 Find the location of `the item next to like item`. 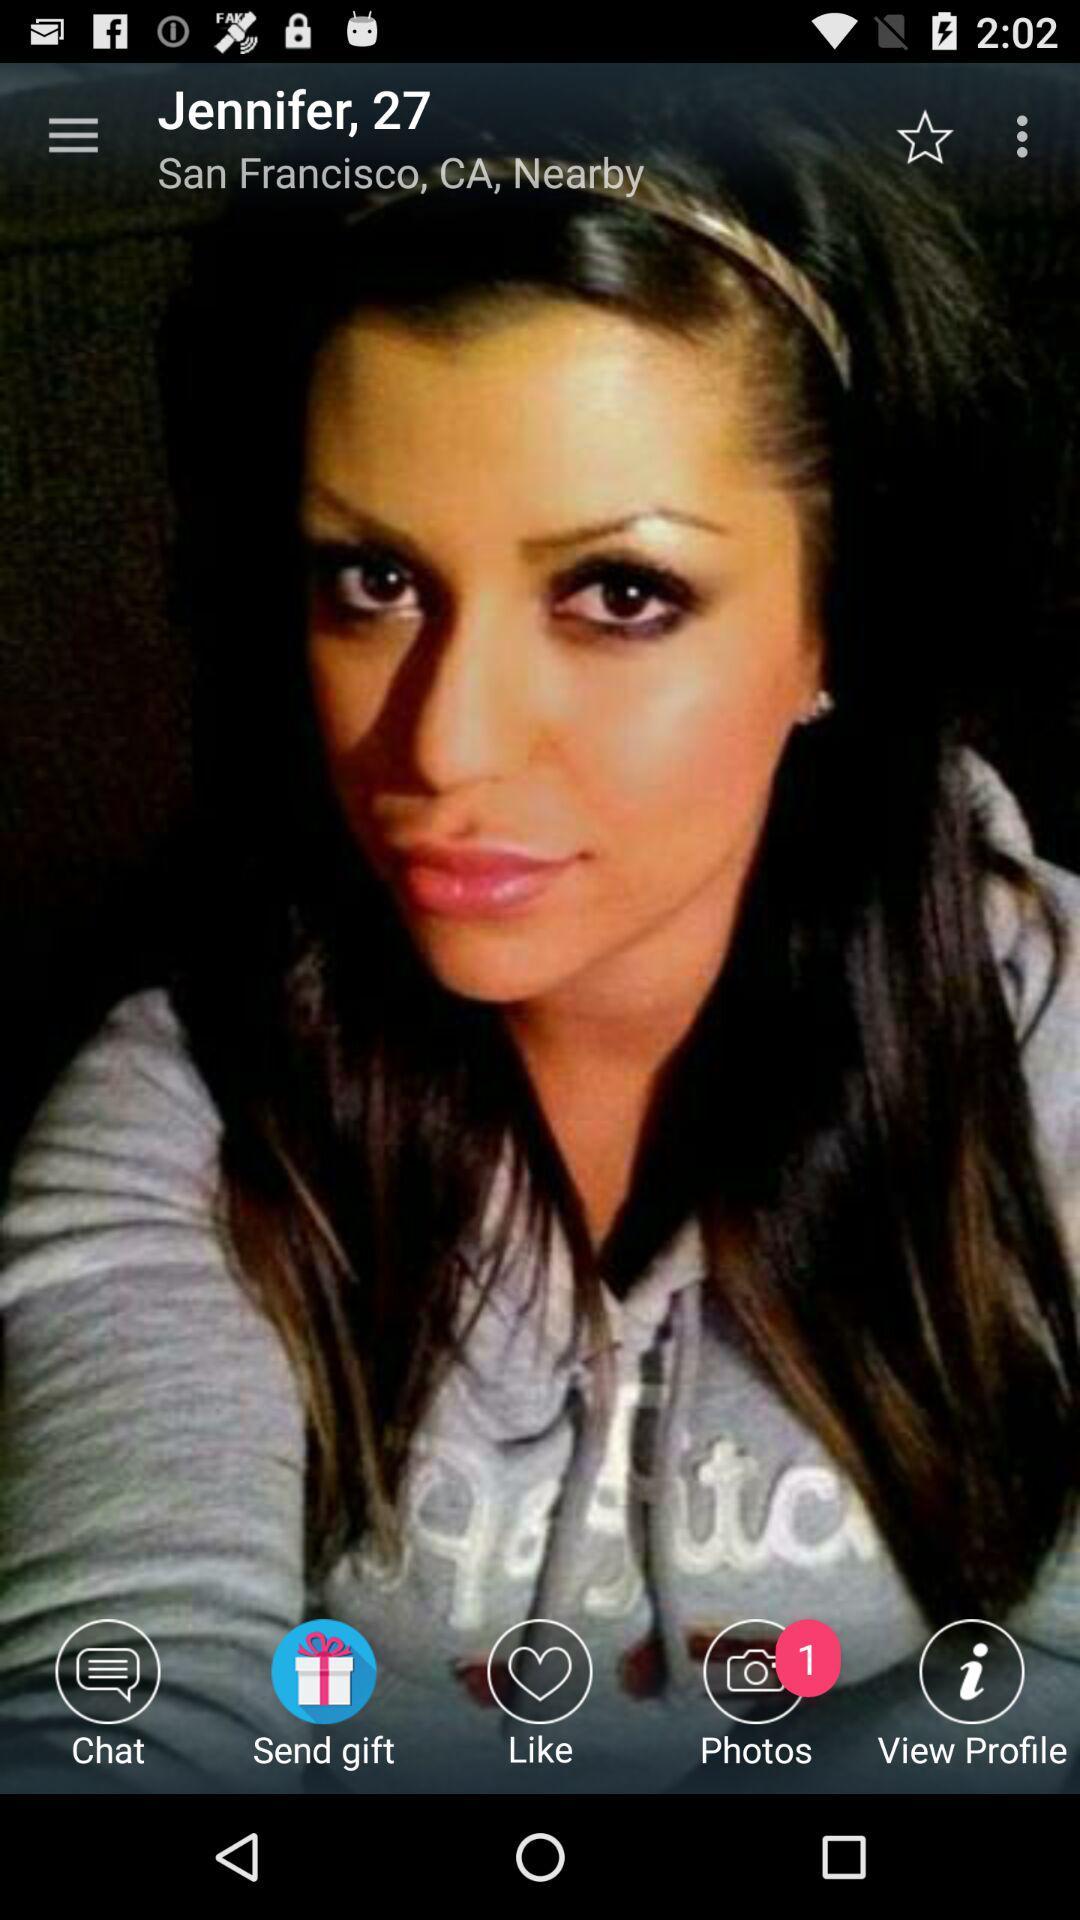

the item next to like item is located at coordinates (323, 1705).